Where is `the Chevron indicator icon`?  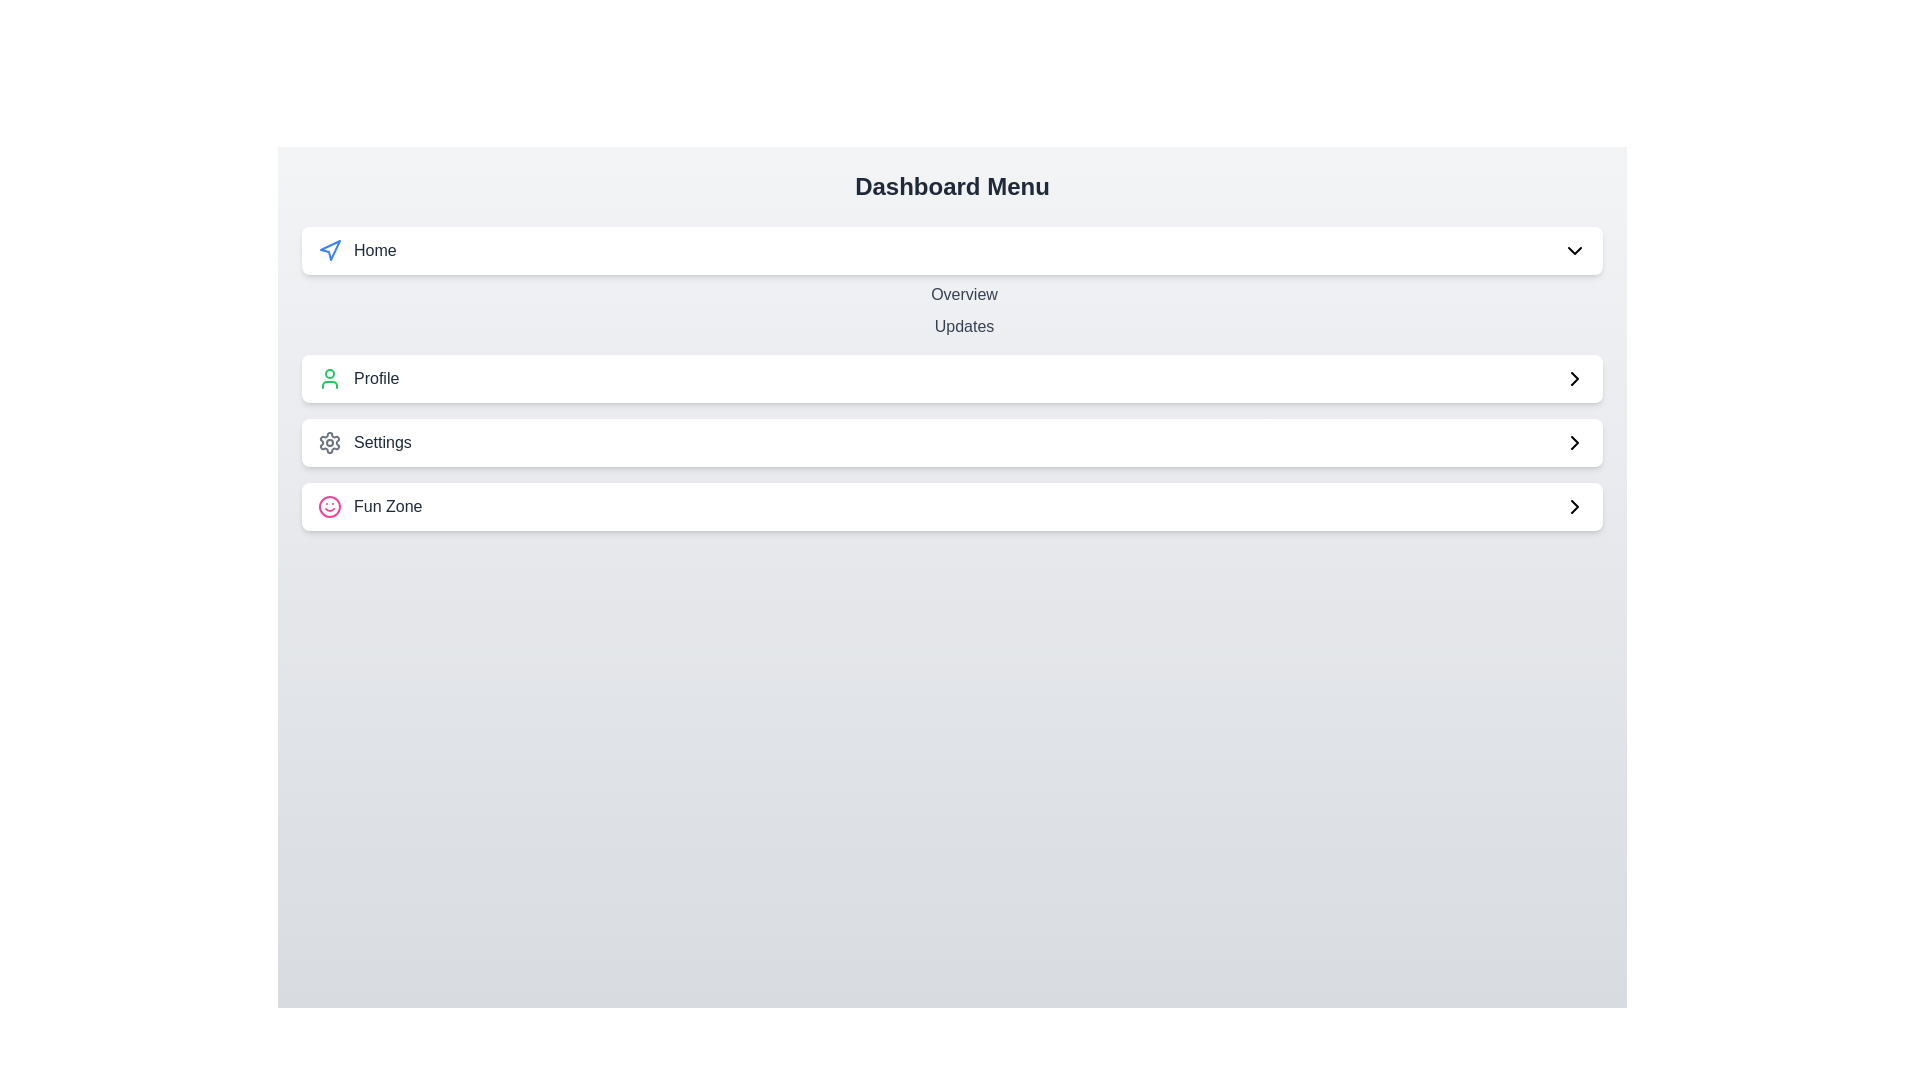 the Chevron indicator icon is located at coordinates (1573, 378).